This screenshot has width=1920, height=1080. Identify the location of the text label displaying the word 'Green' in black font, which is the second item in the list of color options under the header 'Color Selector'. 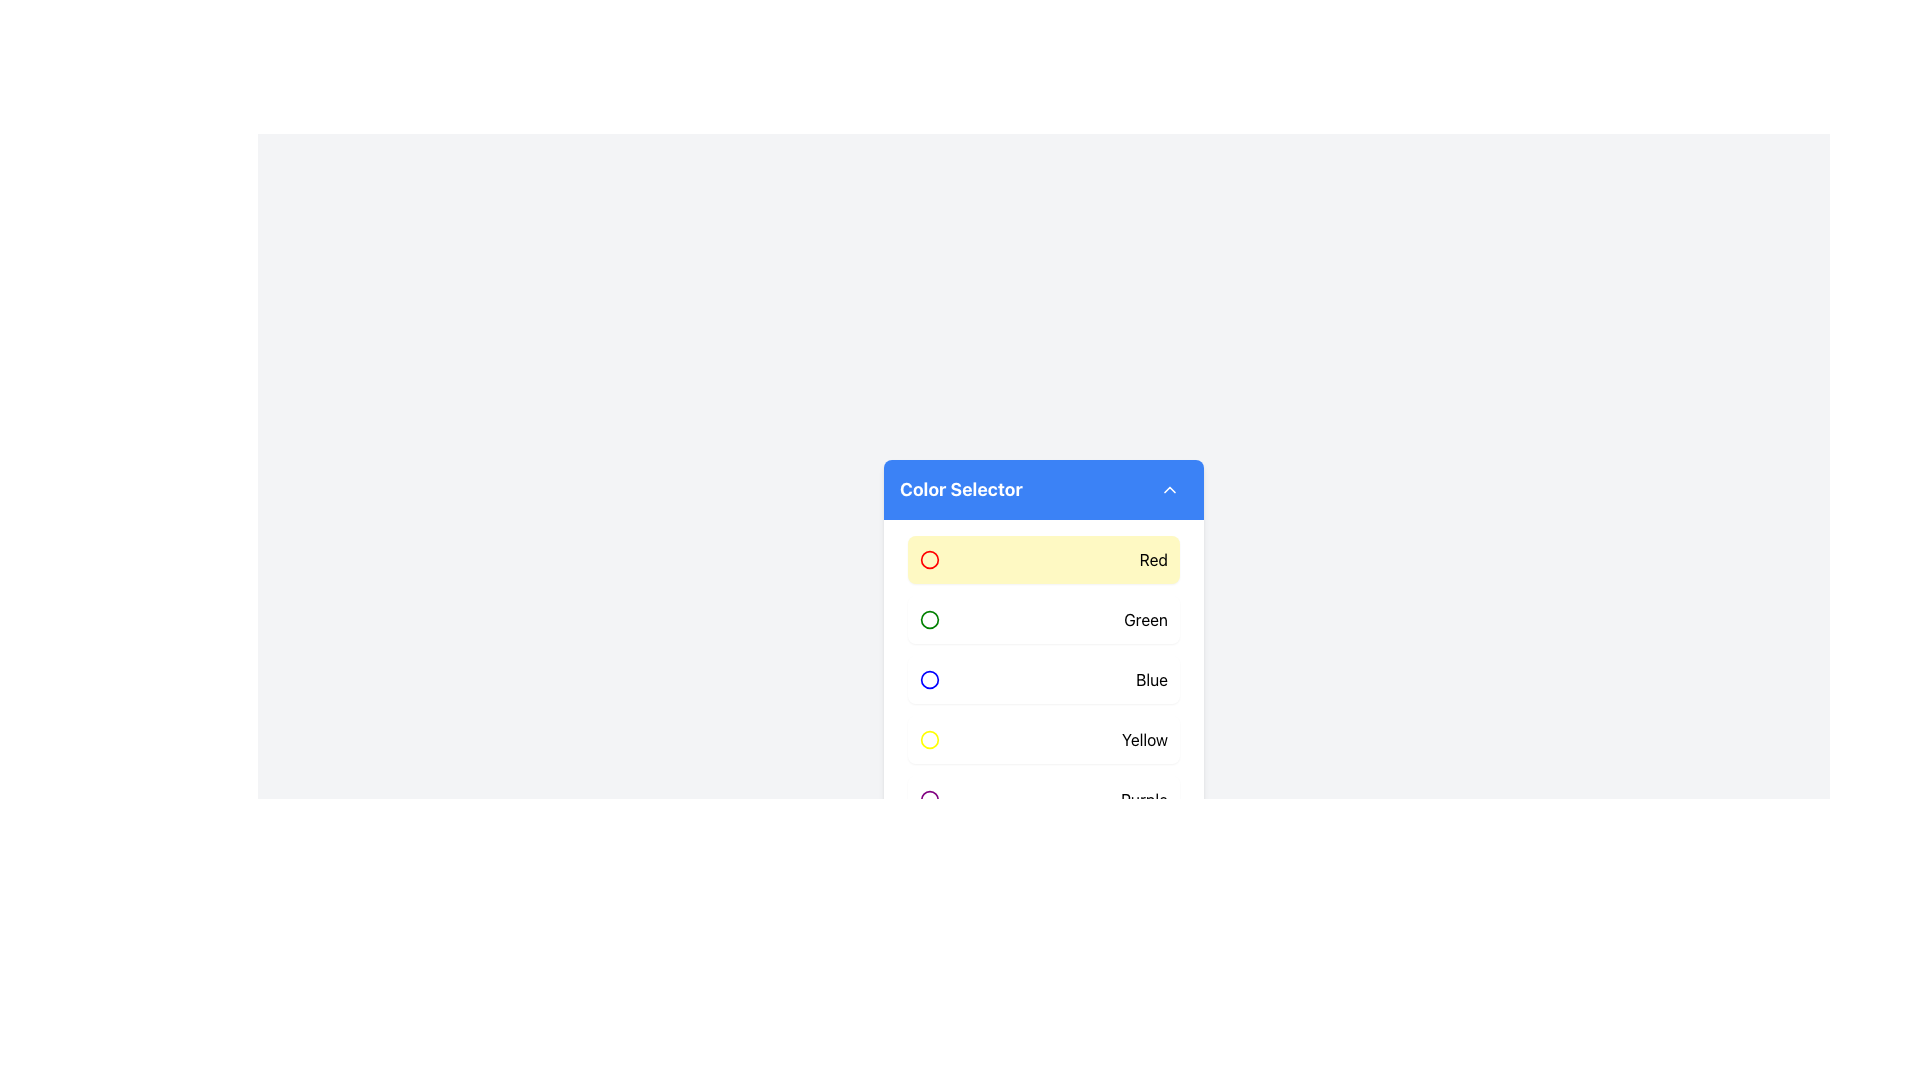
(1146, 619).